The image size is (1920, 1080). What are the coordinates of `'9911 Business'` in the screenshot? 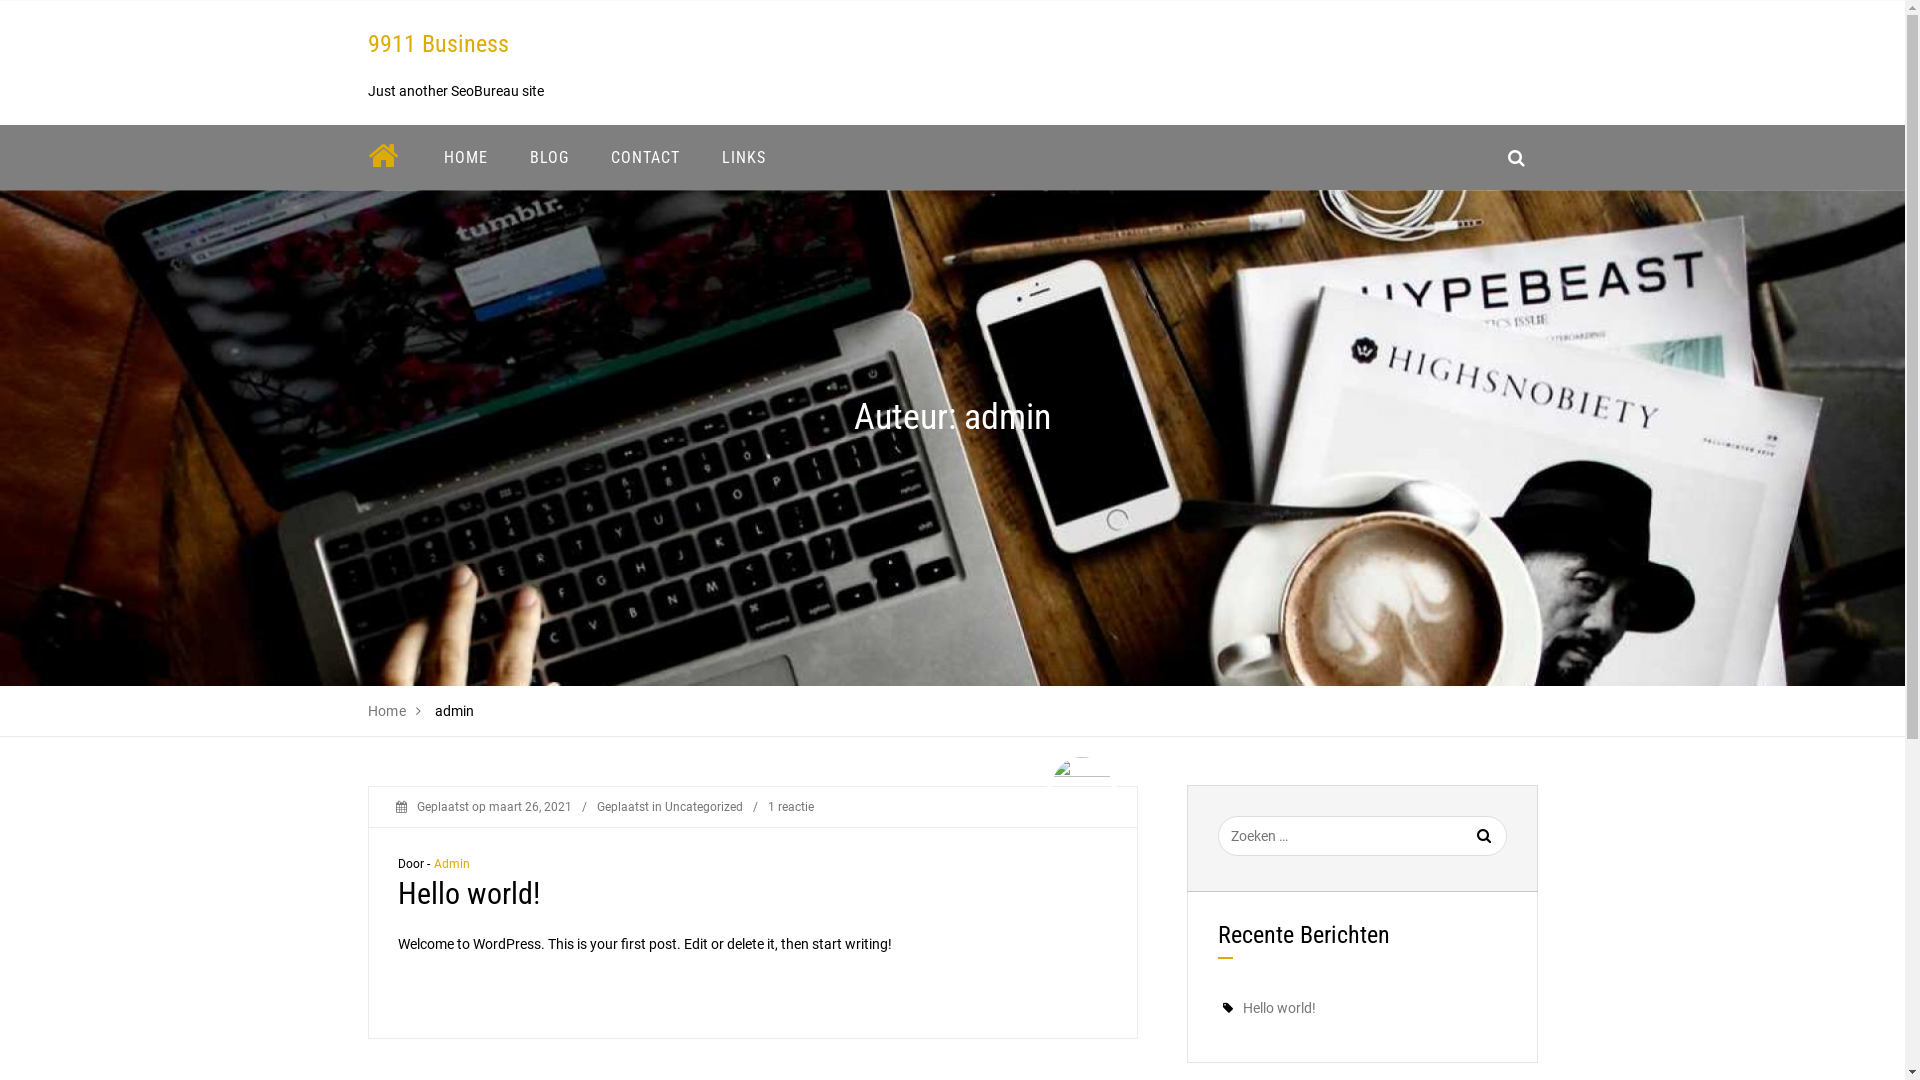 It's located at (437, 43).